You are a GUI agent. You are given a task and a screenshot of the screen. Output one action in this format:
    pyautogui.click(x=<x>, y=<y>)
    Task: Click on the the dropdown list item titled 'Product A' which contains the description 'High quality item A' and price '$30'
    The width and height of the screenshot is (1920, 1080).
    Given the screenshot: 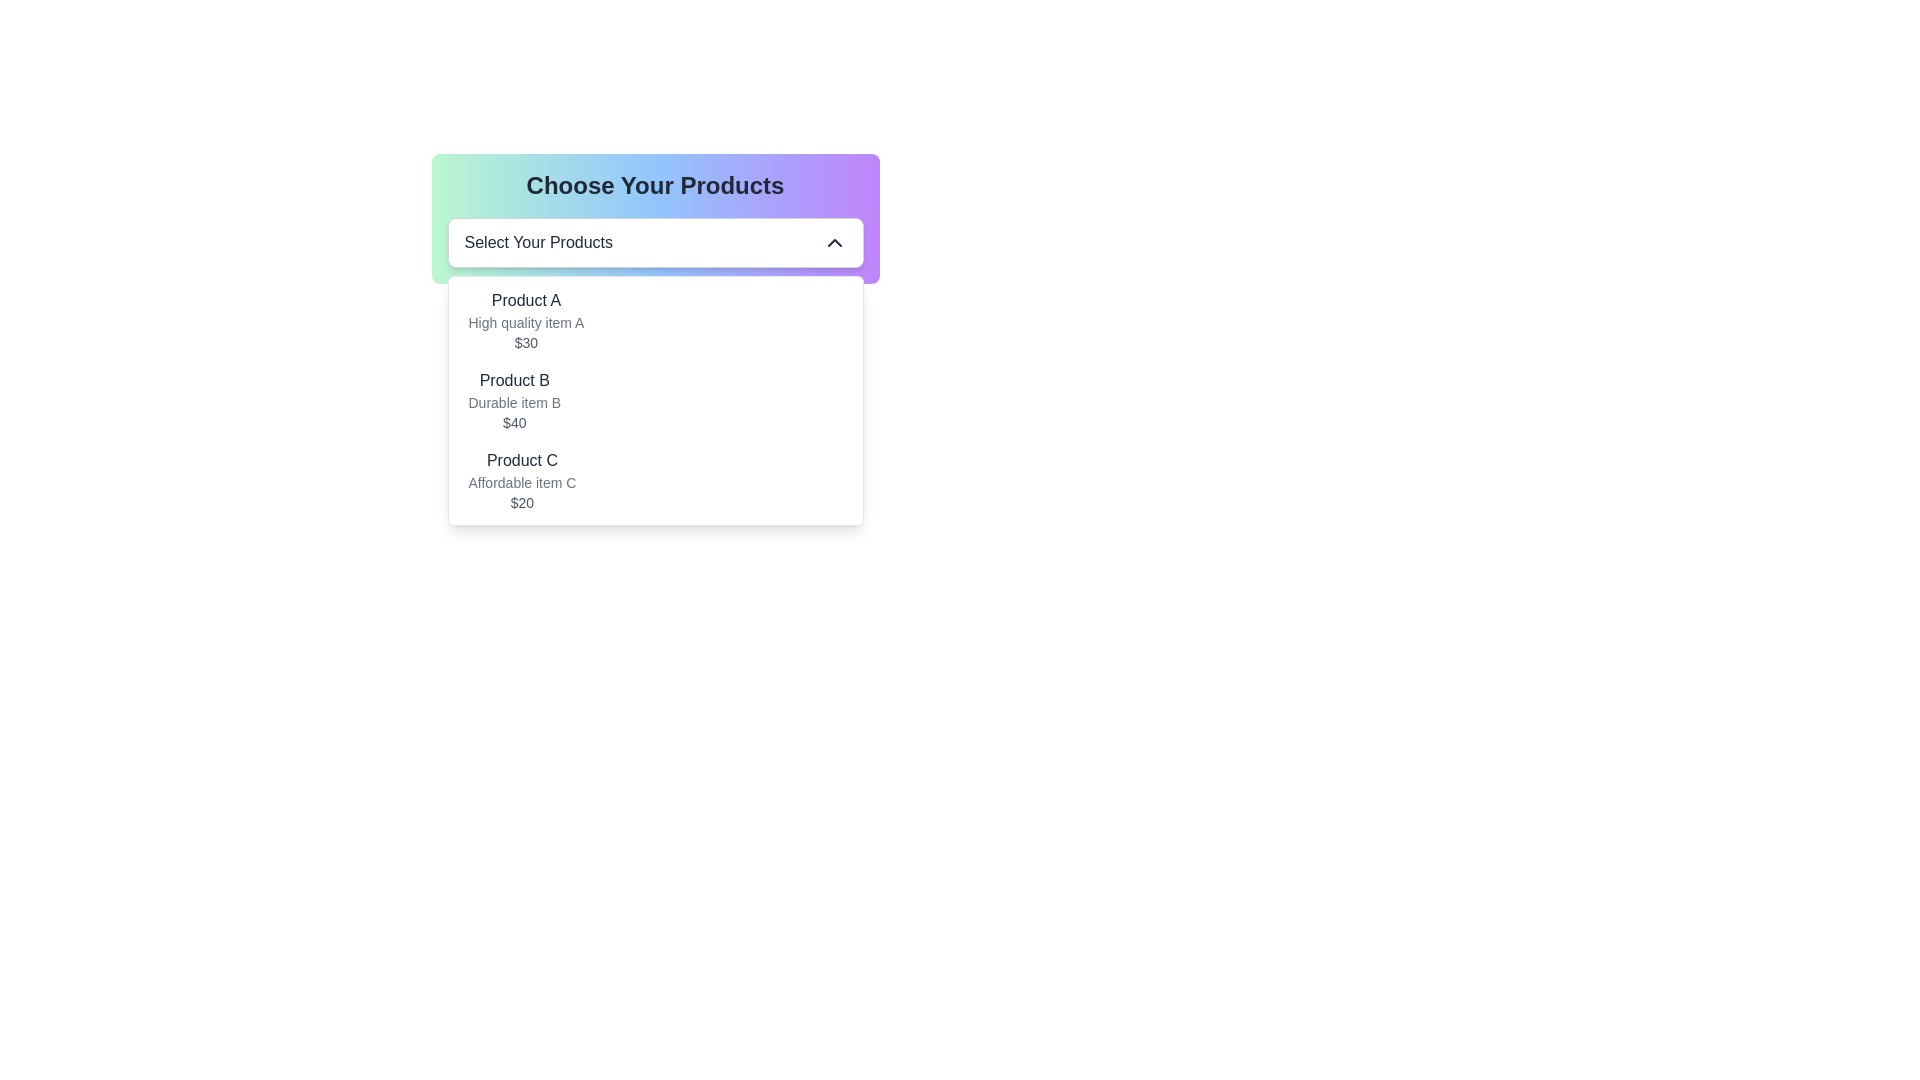 What is the action you would take?
    pyautogui.click(x=526, y=319)
    